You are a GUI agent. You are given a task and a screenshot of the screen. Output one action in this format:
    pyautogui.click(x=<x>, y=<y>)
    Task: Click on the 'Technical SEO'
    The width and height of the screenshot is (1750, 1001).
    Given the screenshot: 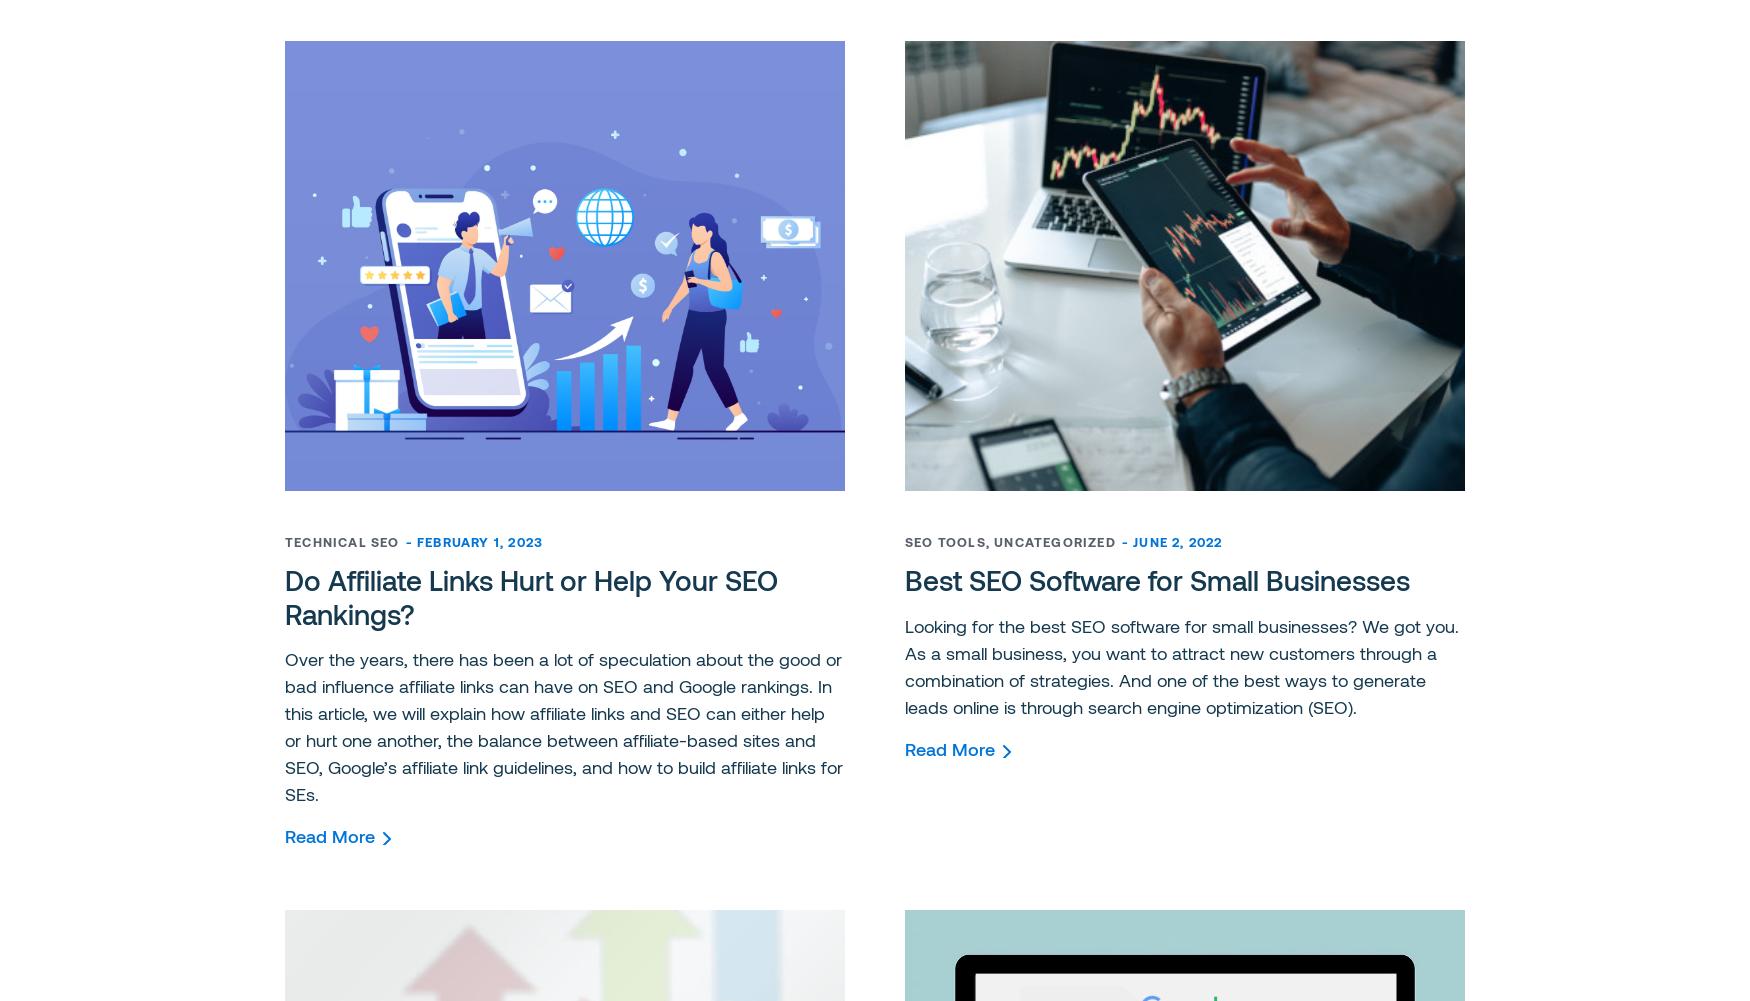 What is the action you would take?
    pyautogui.click(x=341, y=541)
    